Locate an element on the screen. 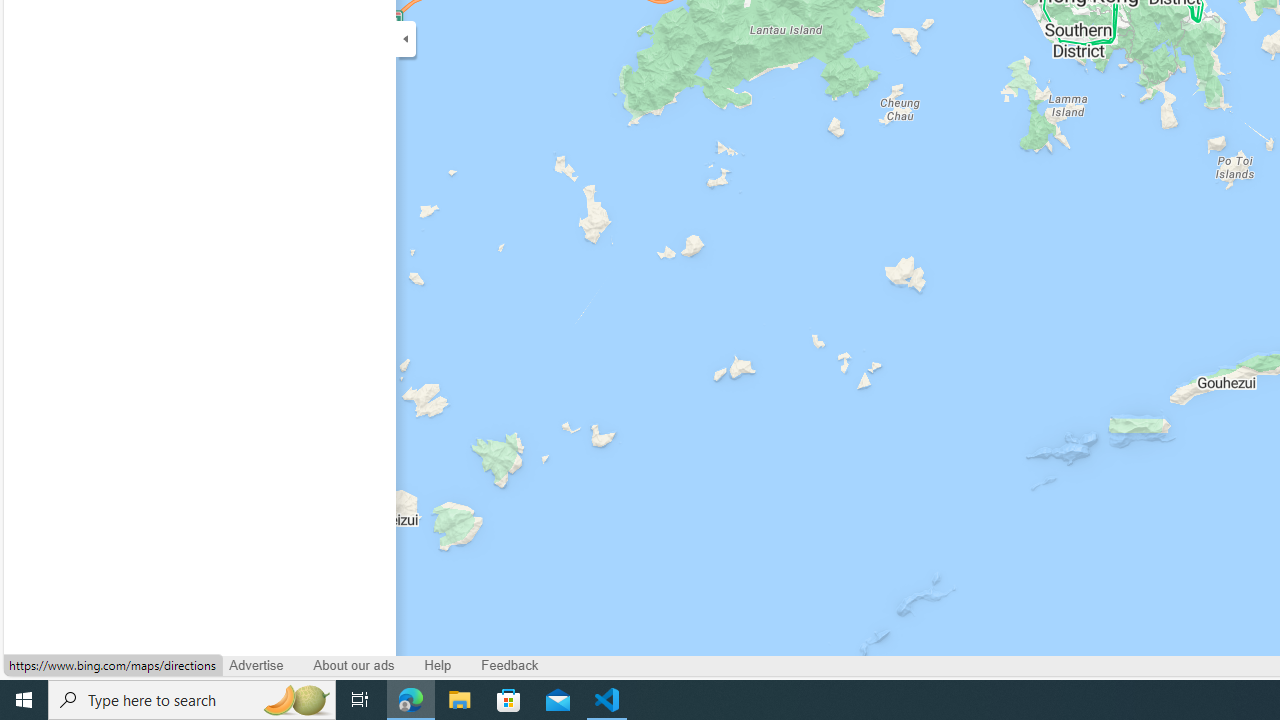 This screenshot has width=1280, height=720. 'About our ads' is located at coordinates (353, 666).